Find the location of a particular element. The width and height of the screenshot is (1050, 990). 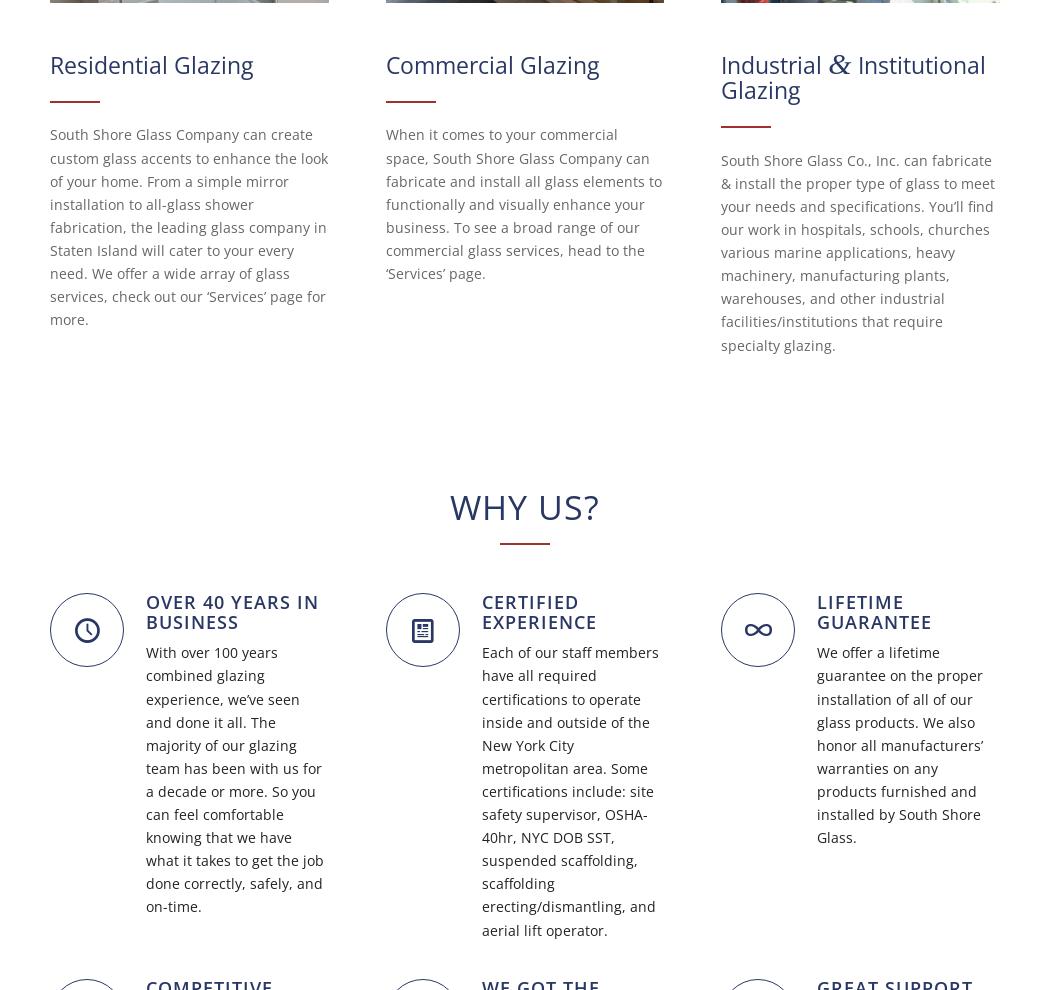

'South Shore Glass Company can create custom glass accents to enhance the look of your home. From a simple mirror installation to all-glass shower fabrication, the leading glass company in Staten Island will cater to your every need. We offer a wide array of glass services, check out our ‘Services’ page for more.' is located at coordinates (188, 226).